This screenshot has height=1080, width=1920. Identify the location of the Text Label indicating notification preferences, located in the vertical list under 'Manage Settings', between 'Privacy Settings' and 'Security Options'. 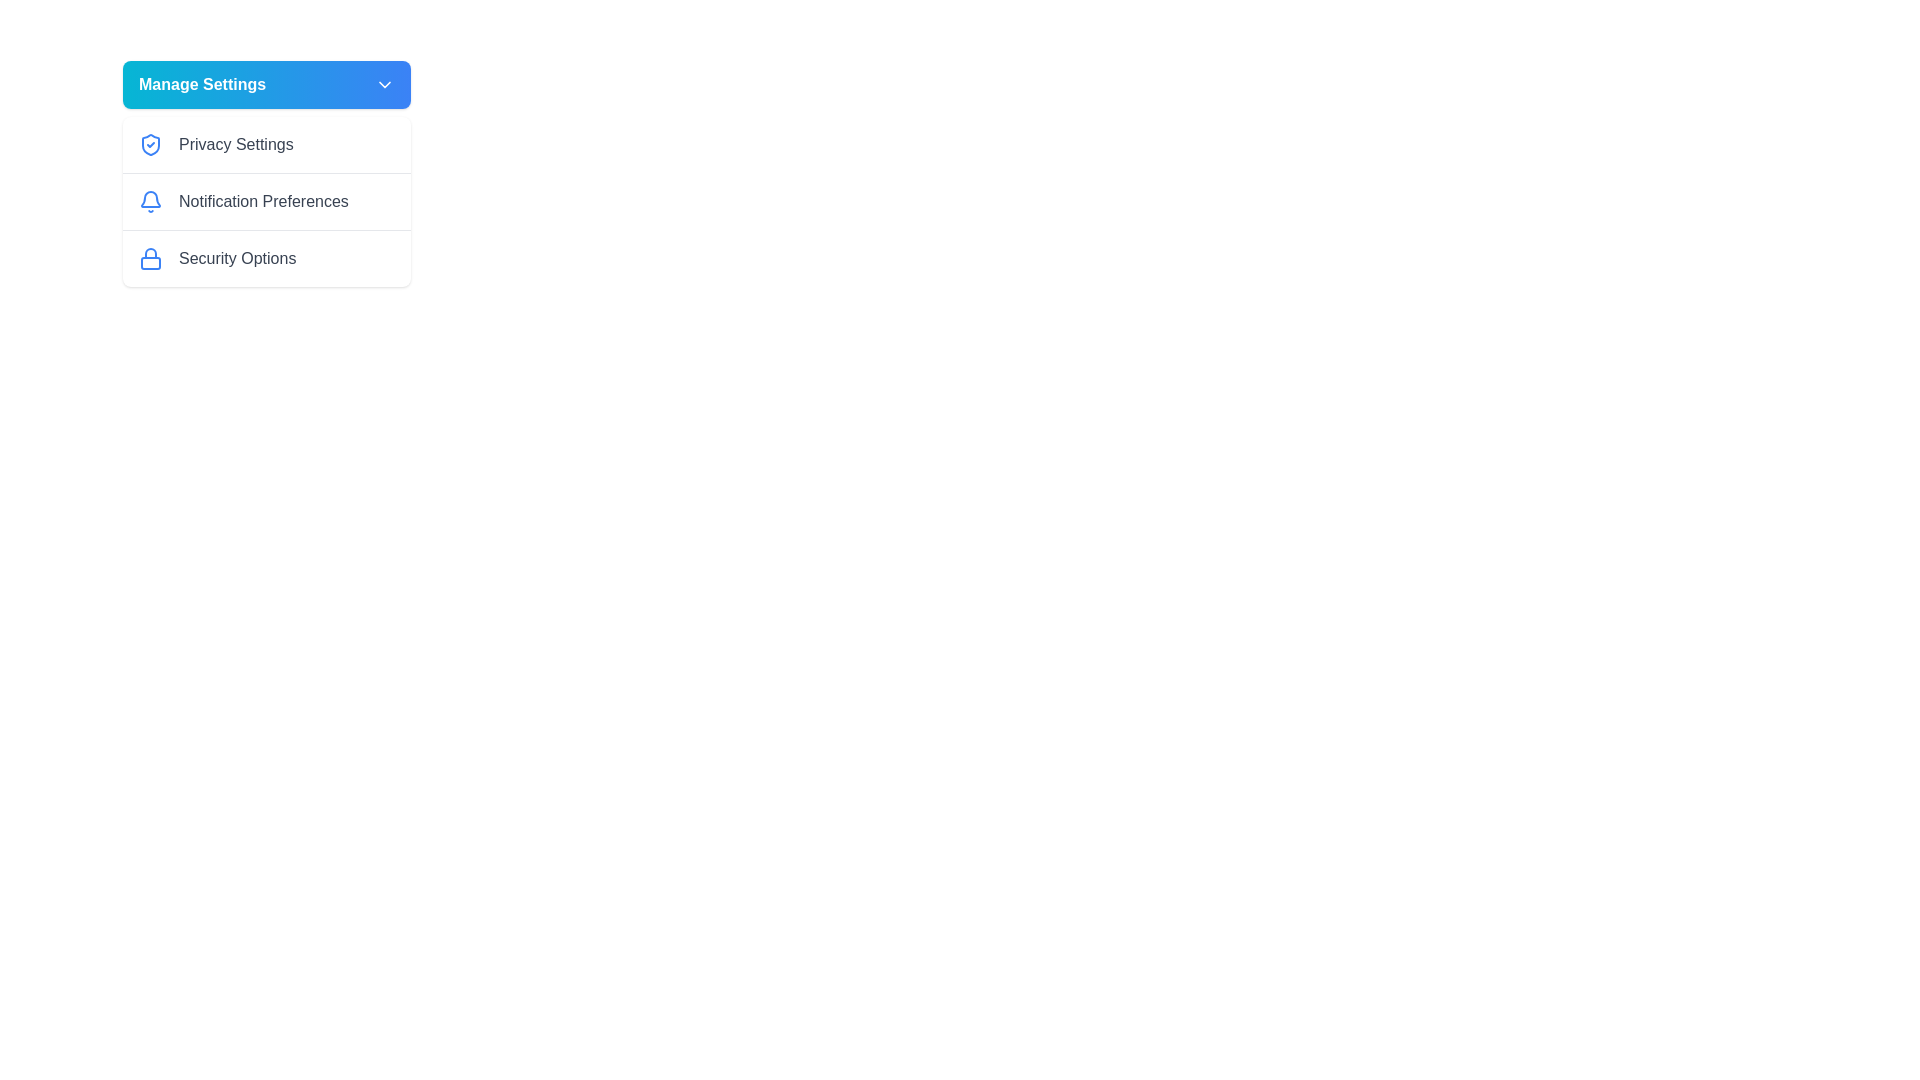
(263, 201).